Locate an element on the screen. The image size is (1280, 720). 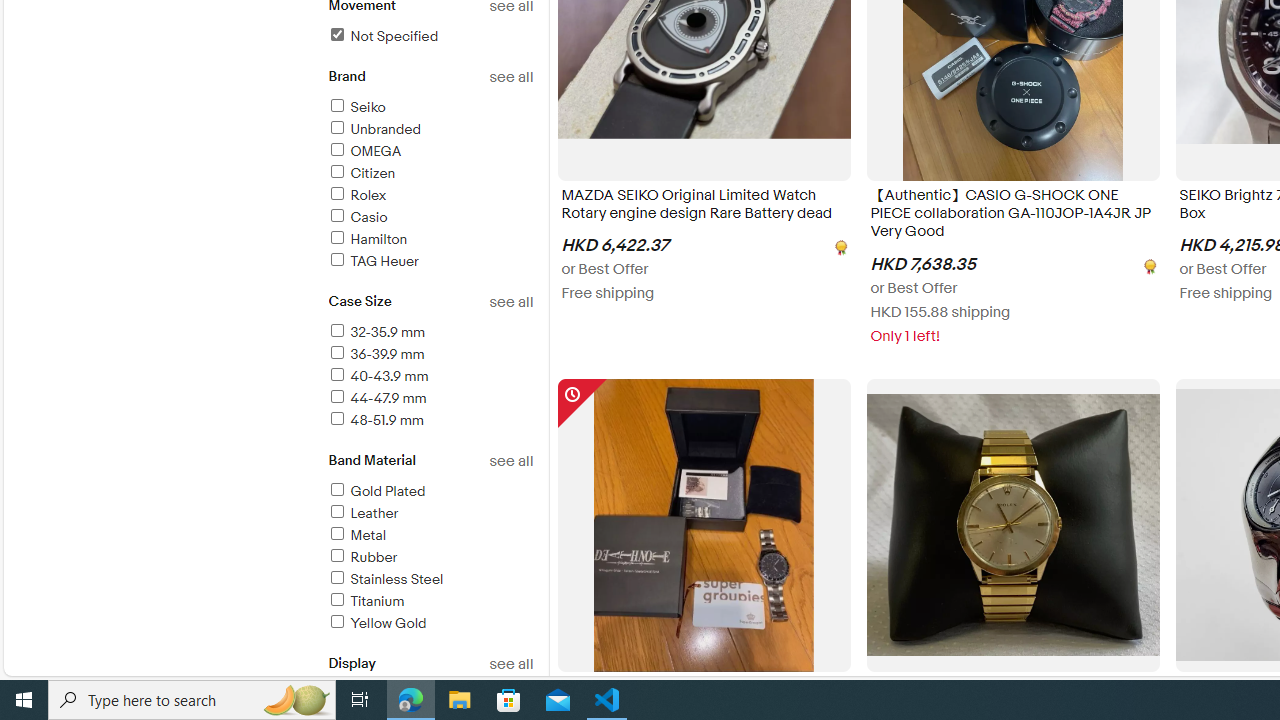
'Seiko' is located at coordinates (356, 107).